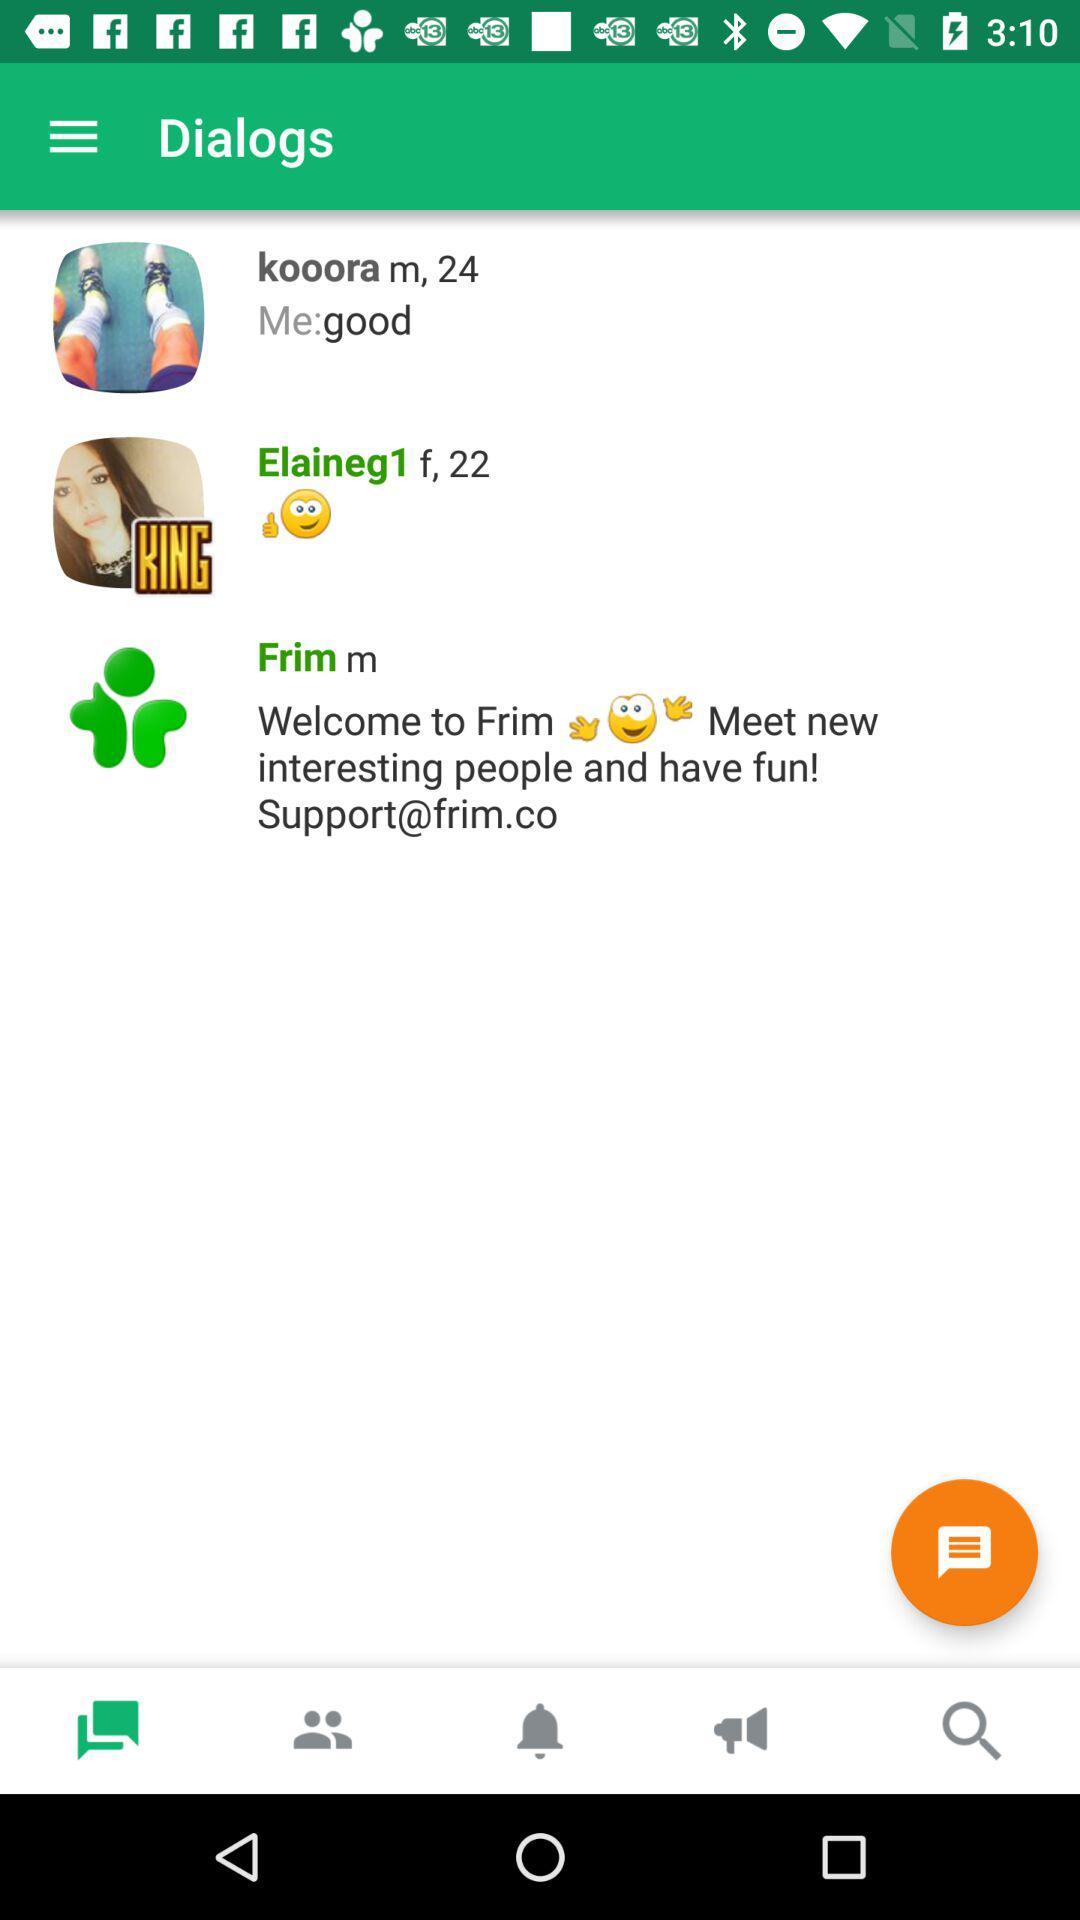  I want to click on item to the right of the elaineg1 item, so click(454, 461).